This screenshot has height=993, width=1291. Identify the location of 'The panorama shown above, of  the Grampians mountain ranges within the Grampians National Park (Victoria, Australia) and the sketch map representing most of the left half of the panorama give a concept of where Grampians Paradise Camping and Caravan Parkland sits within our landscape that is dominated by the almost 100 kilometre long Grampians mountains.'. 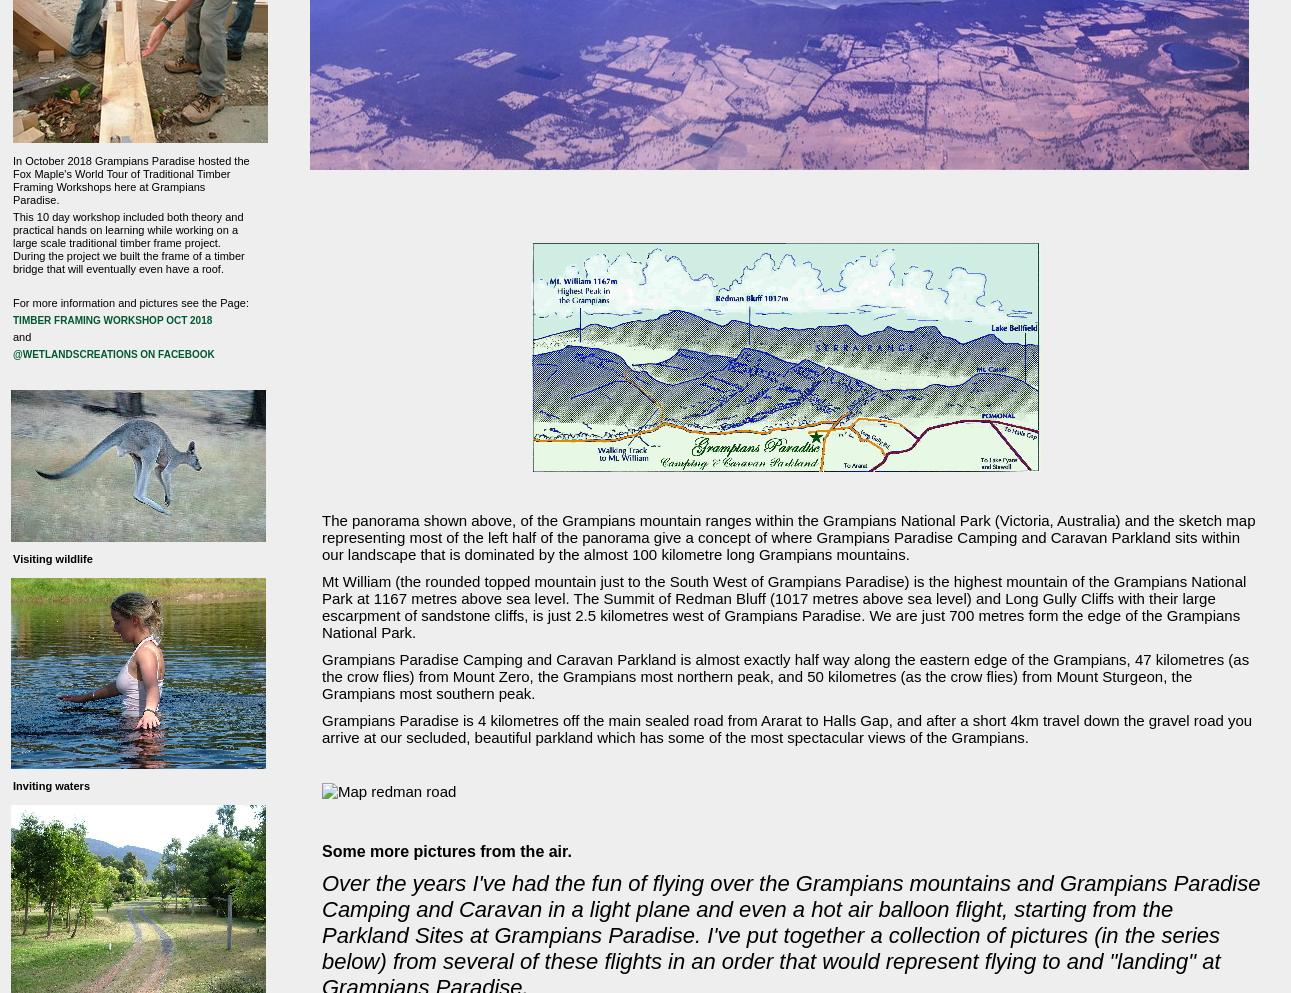
(788, 536).